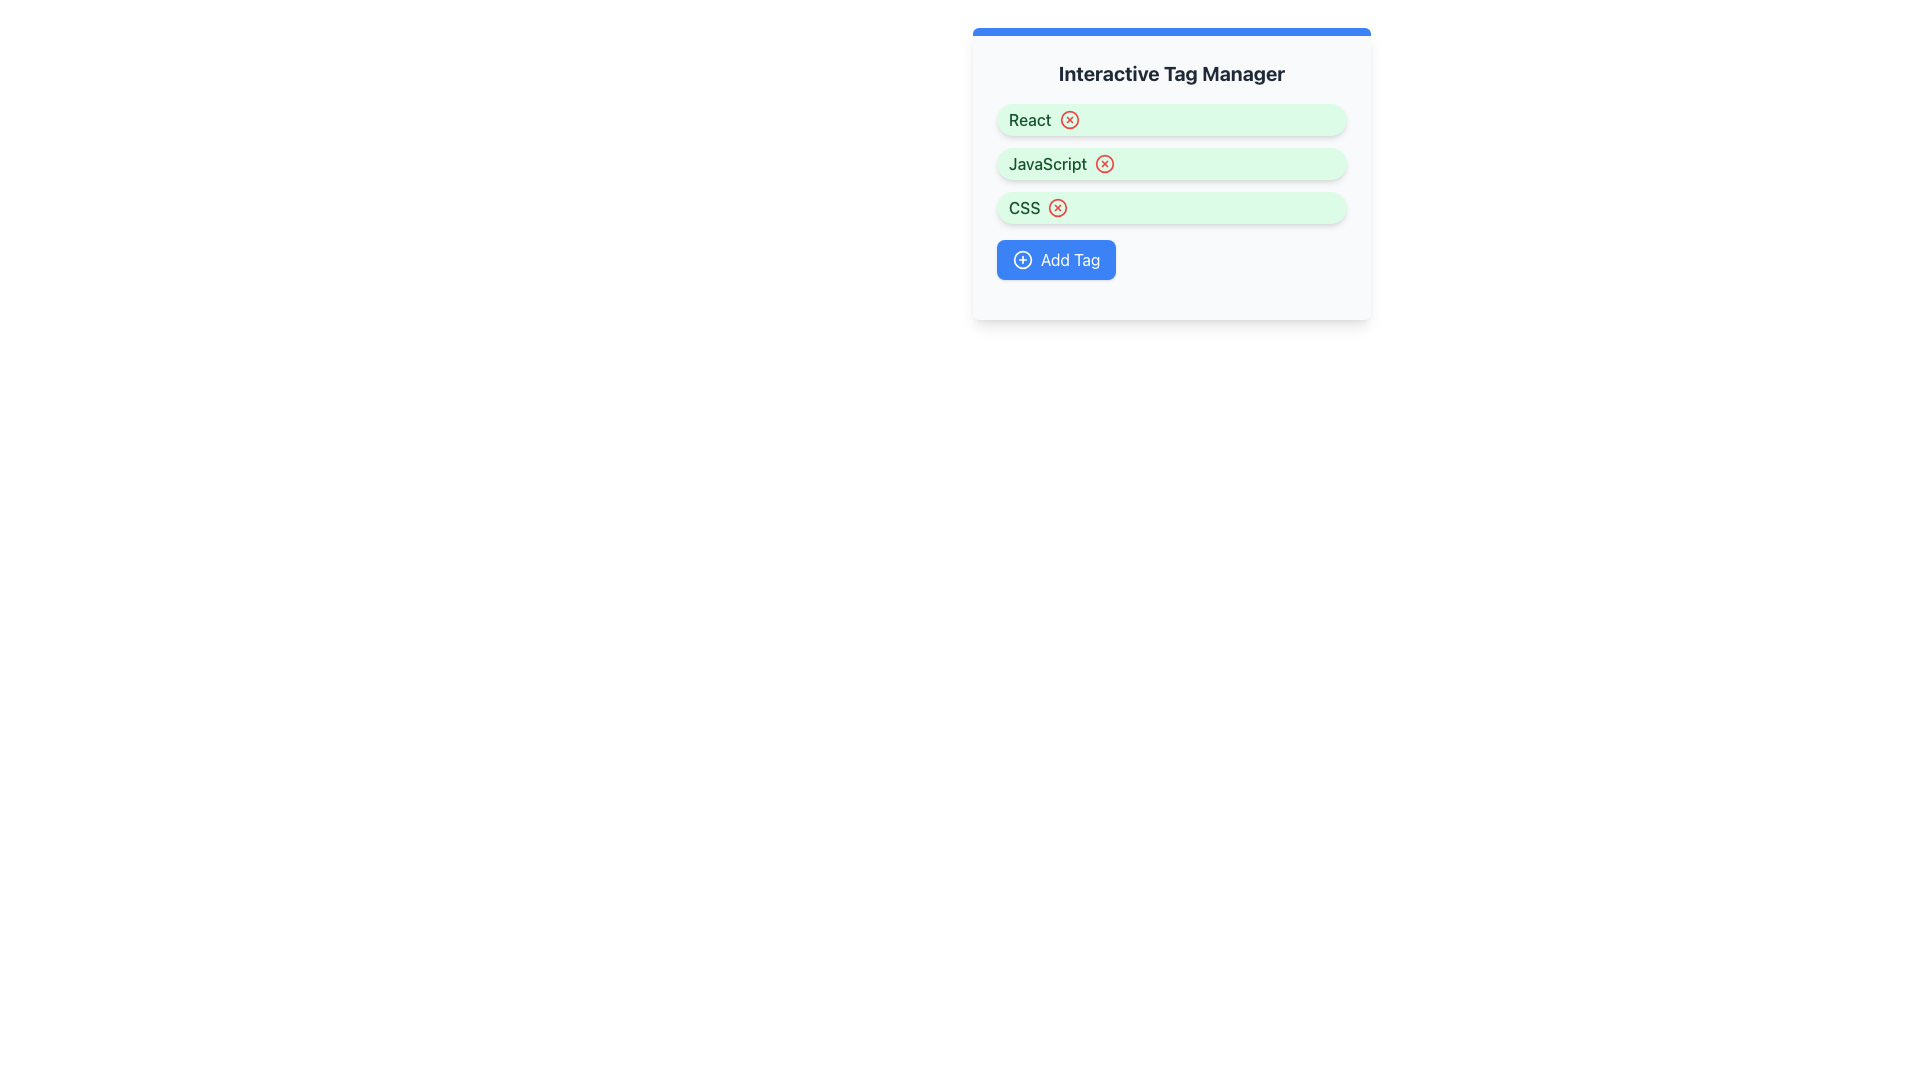 Image resolution: width=1920 pixels, height=1080 pixels. What do you see at coordinates (1057, 208) in the screenshot?
I see `the circular part of the cancellation or removal icon located to the right of the 'CSS' label field` at bounding box center [1057, 208].